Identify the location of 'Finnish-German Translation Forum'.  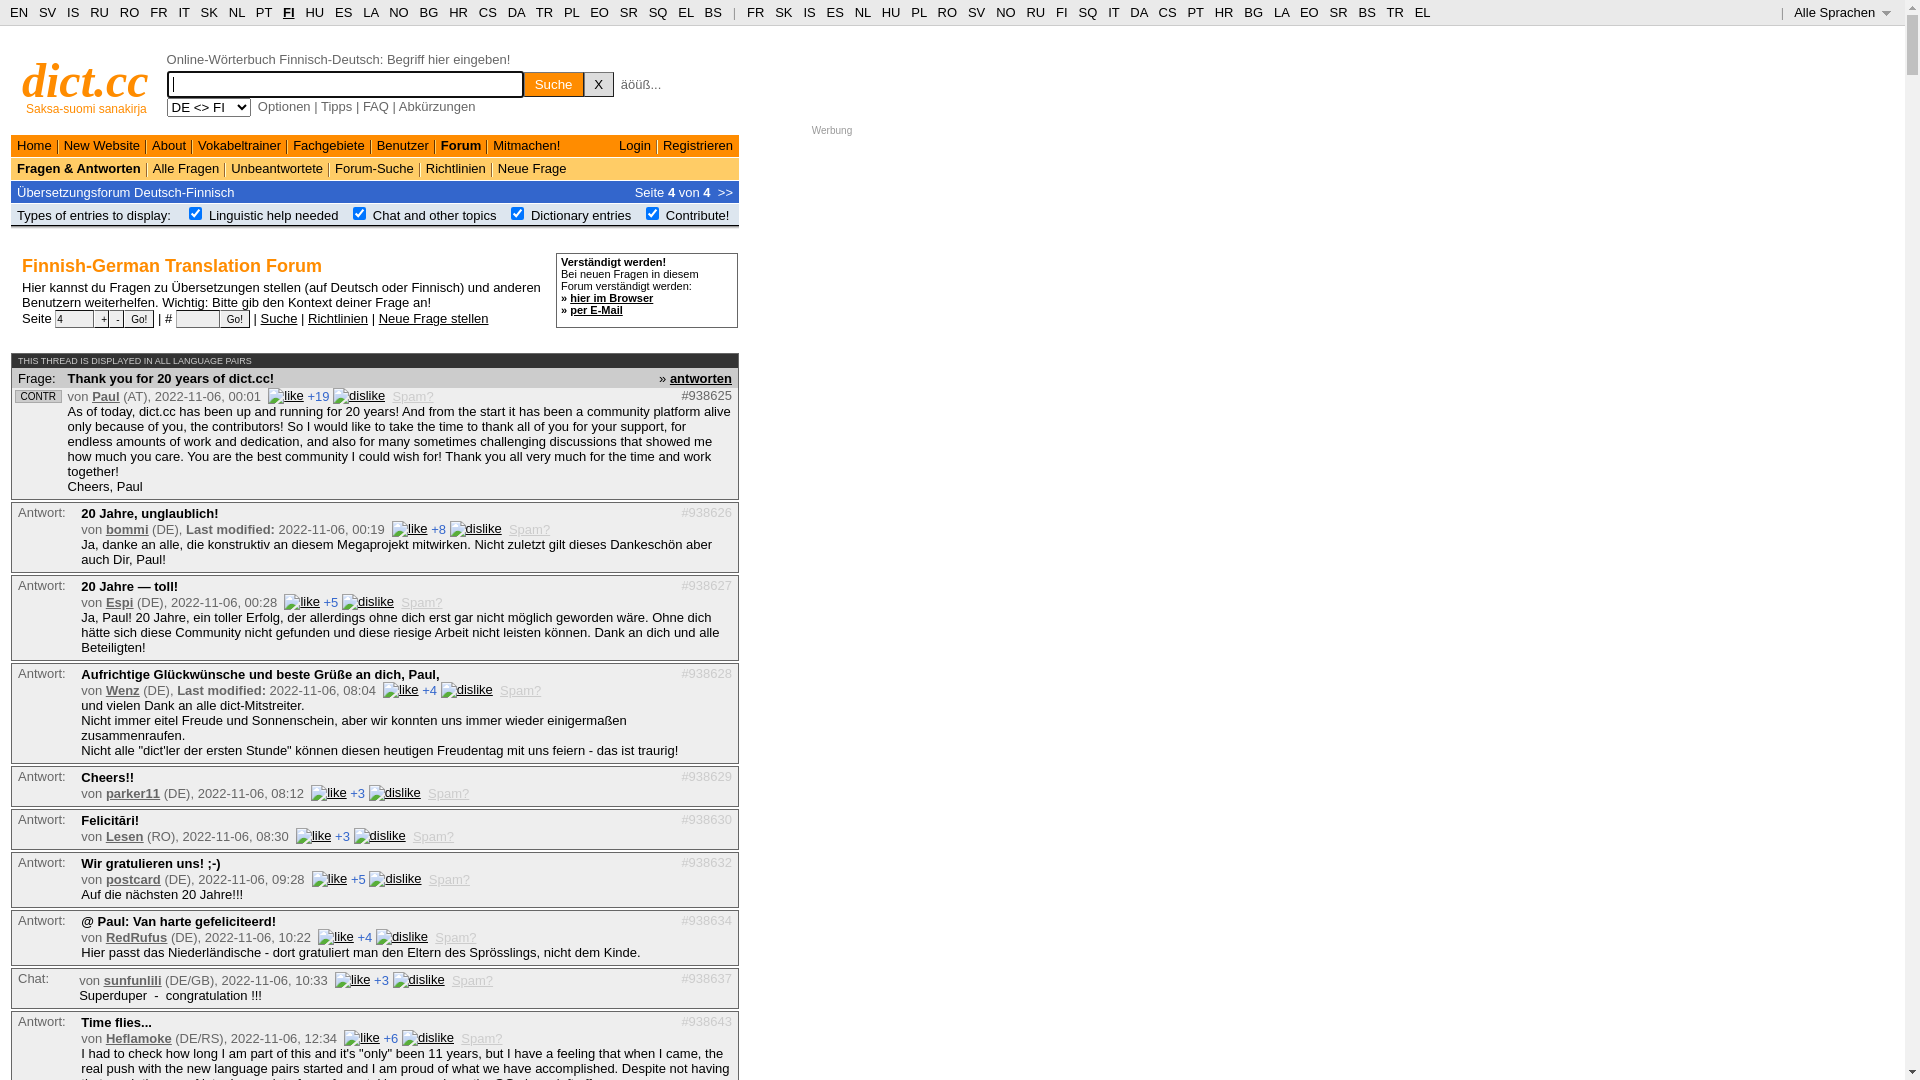
(172, 265).